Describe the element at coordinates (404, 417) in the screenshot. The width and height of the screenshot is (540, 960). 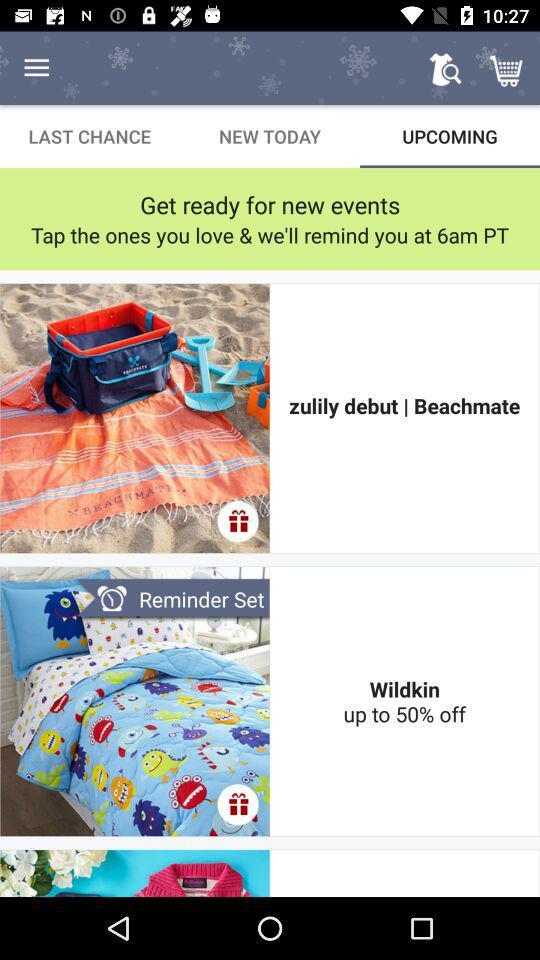
I see `item on the right` at that location.